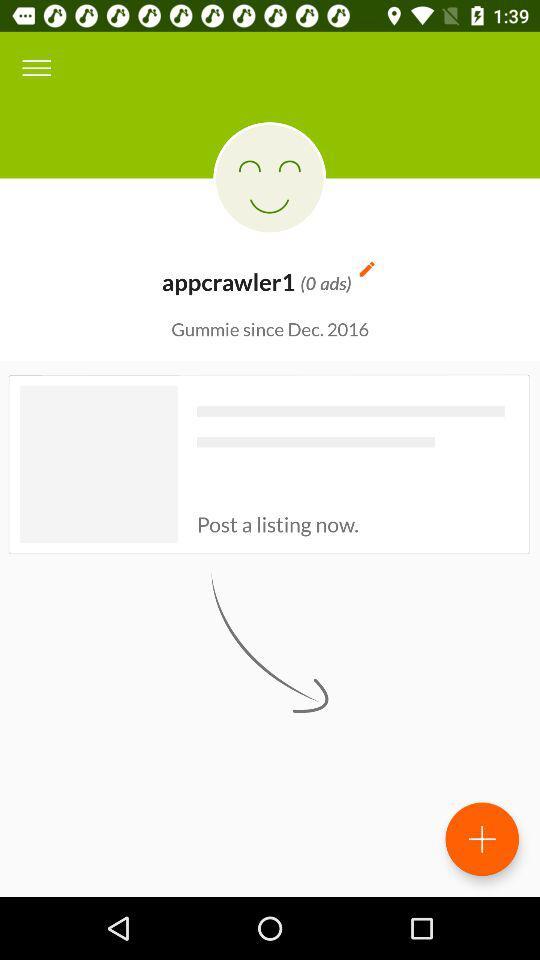 The image size is (540, 960). What do you see at coordinates (366, 268) in the screenshot?
I see `item at the top right corner` at bounding box center [366, 268].